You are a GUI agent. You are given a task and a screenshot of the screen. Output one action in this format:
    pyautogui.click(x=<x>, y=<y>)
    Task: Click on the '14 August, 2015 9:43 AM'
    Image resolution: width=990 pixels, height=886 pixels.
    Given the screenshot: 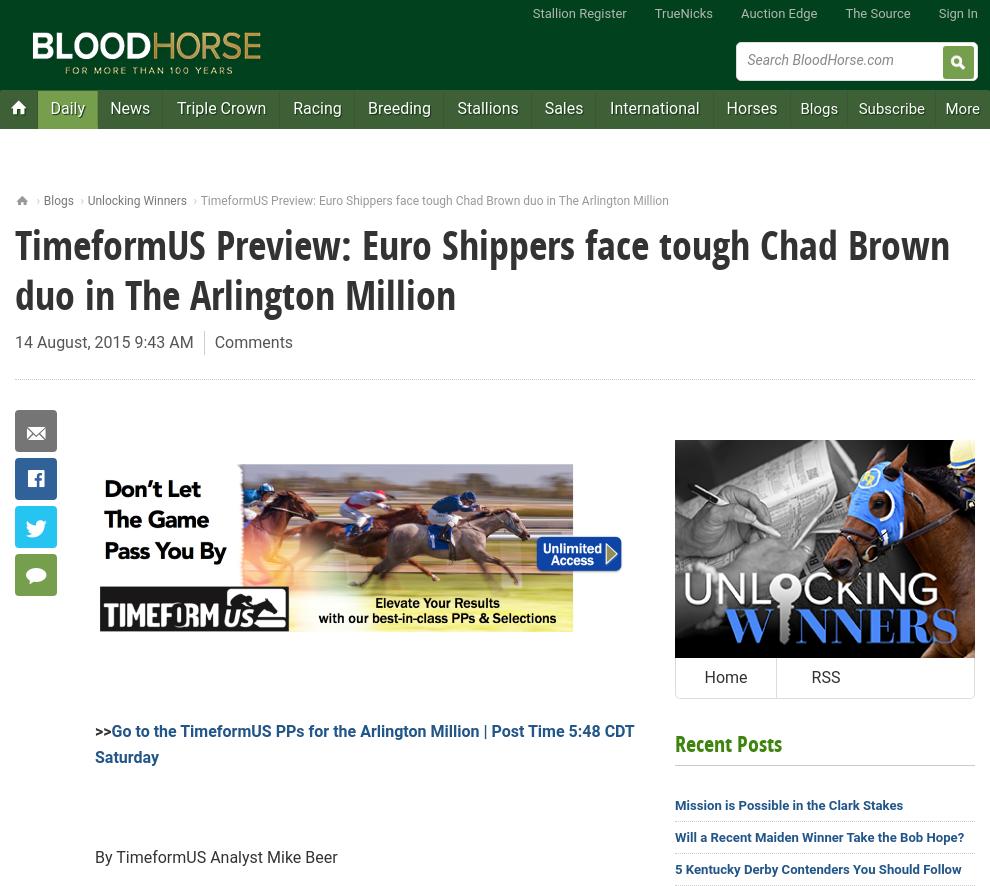 What is the action you would take?
    pyautogui.click(x=103, y=341)
    